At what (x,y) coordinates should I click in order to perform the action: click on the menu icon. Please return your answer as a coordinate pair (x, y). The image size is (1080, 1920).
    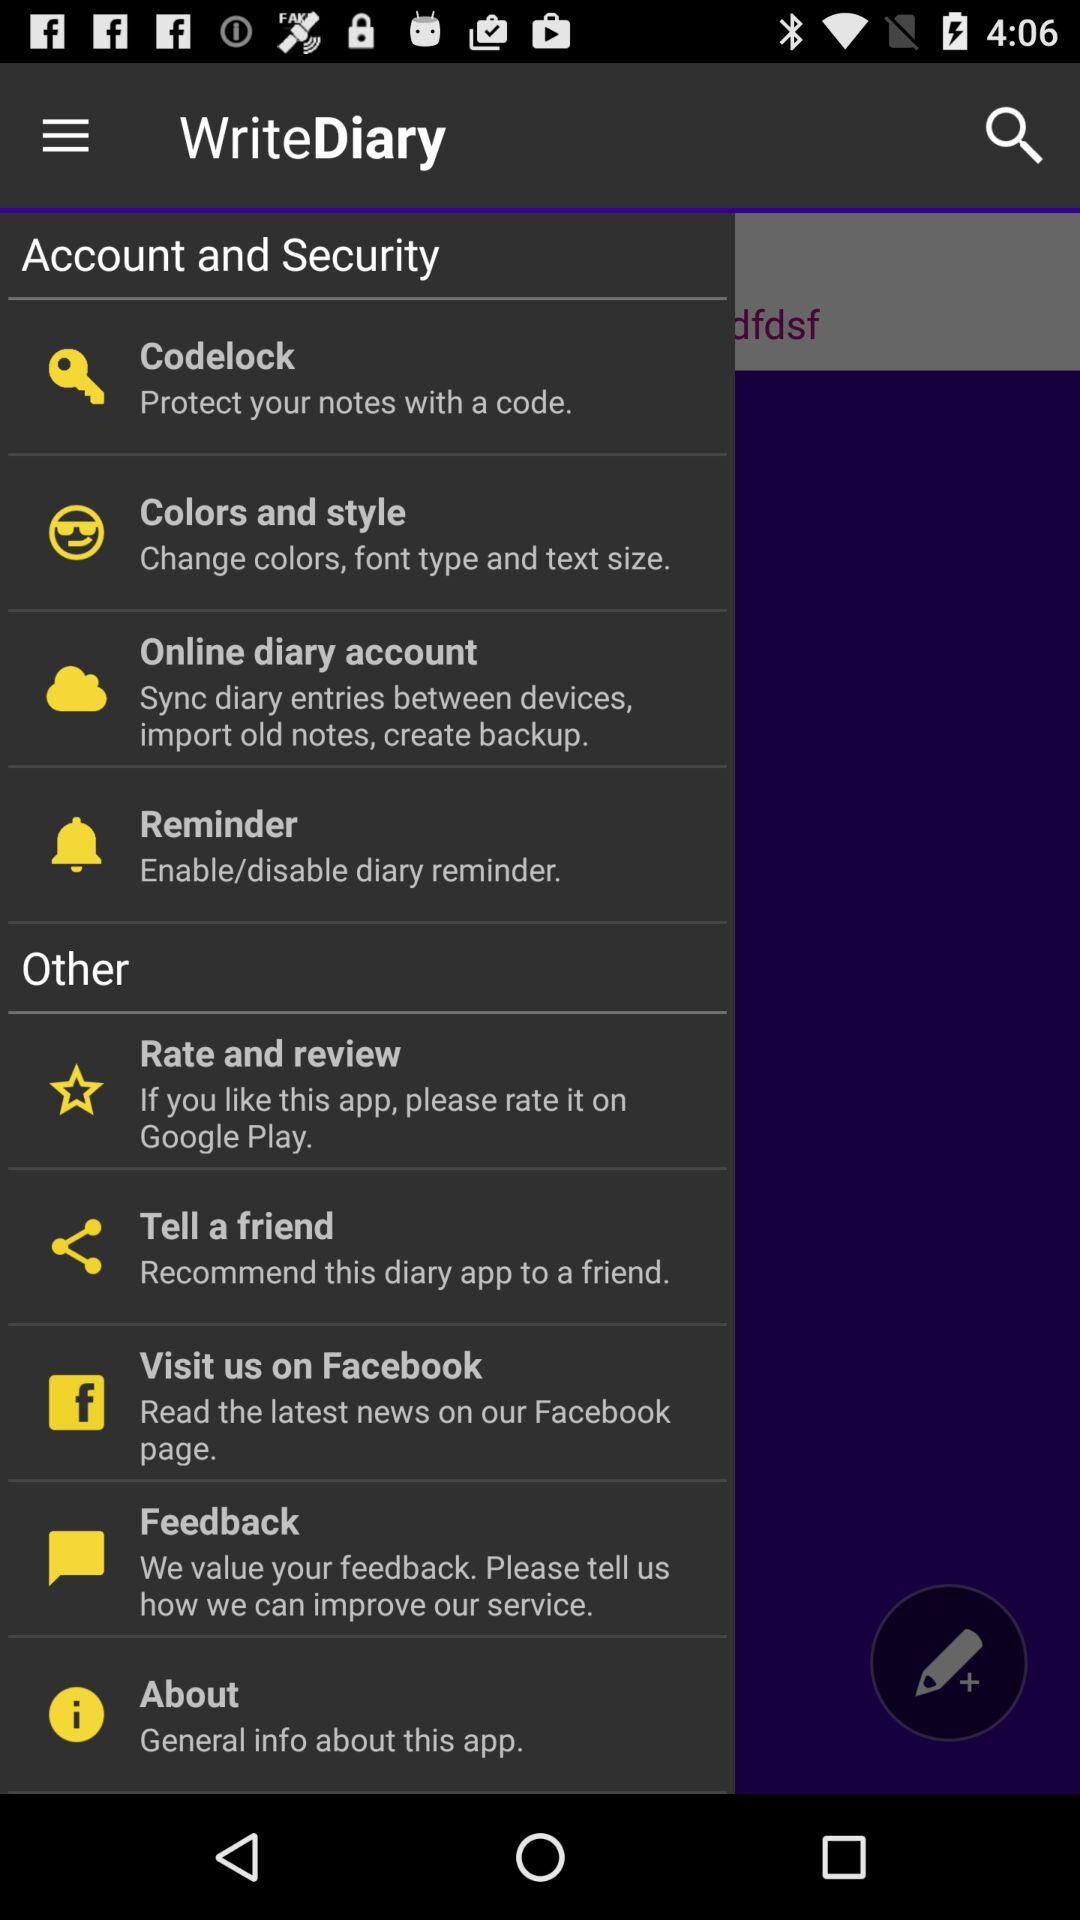
    Looking at the image, I should click on (77, 143).